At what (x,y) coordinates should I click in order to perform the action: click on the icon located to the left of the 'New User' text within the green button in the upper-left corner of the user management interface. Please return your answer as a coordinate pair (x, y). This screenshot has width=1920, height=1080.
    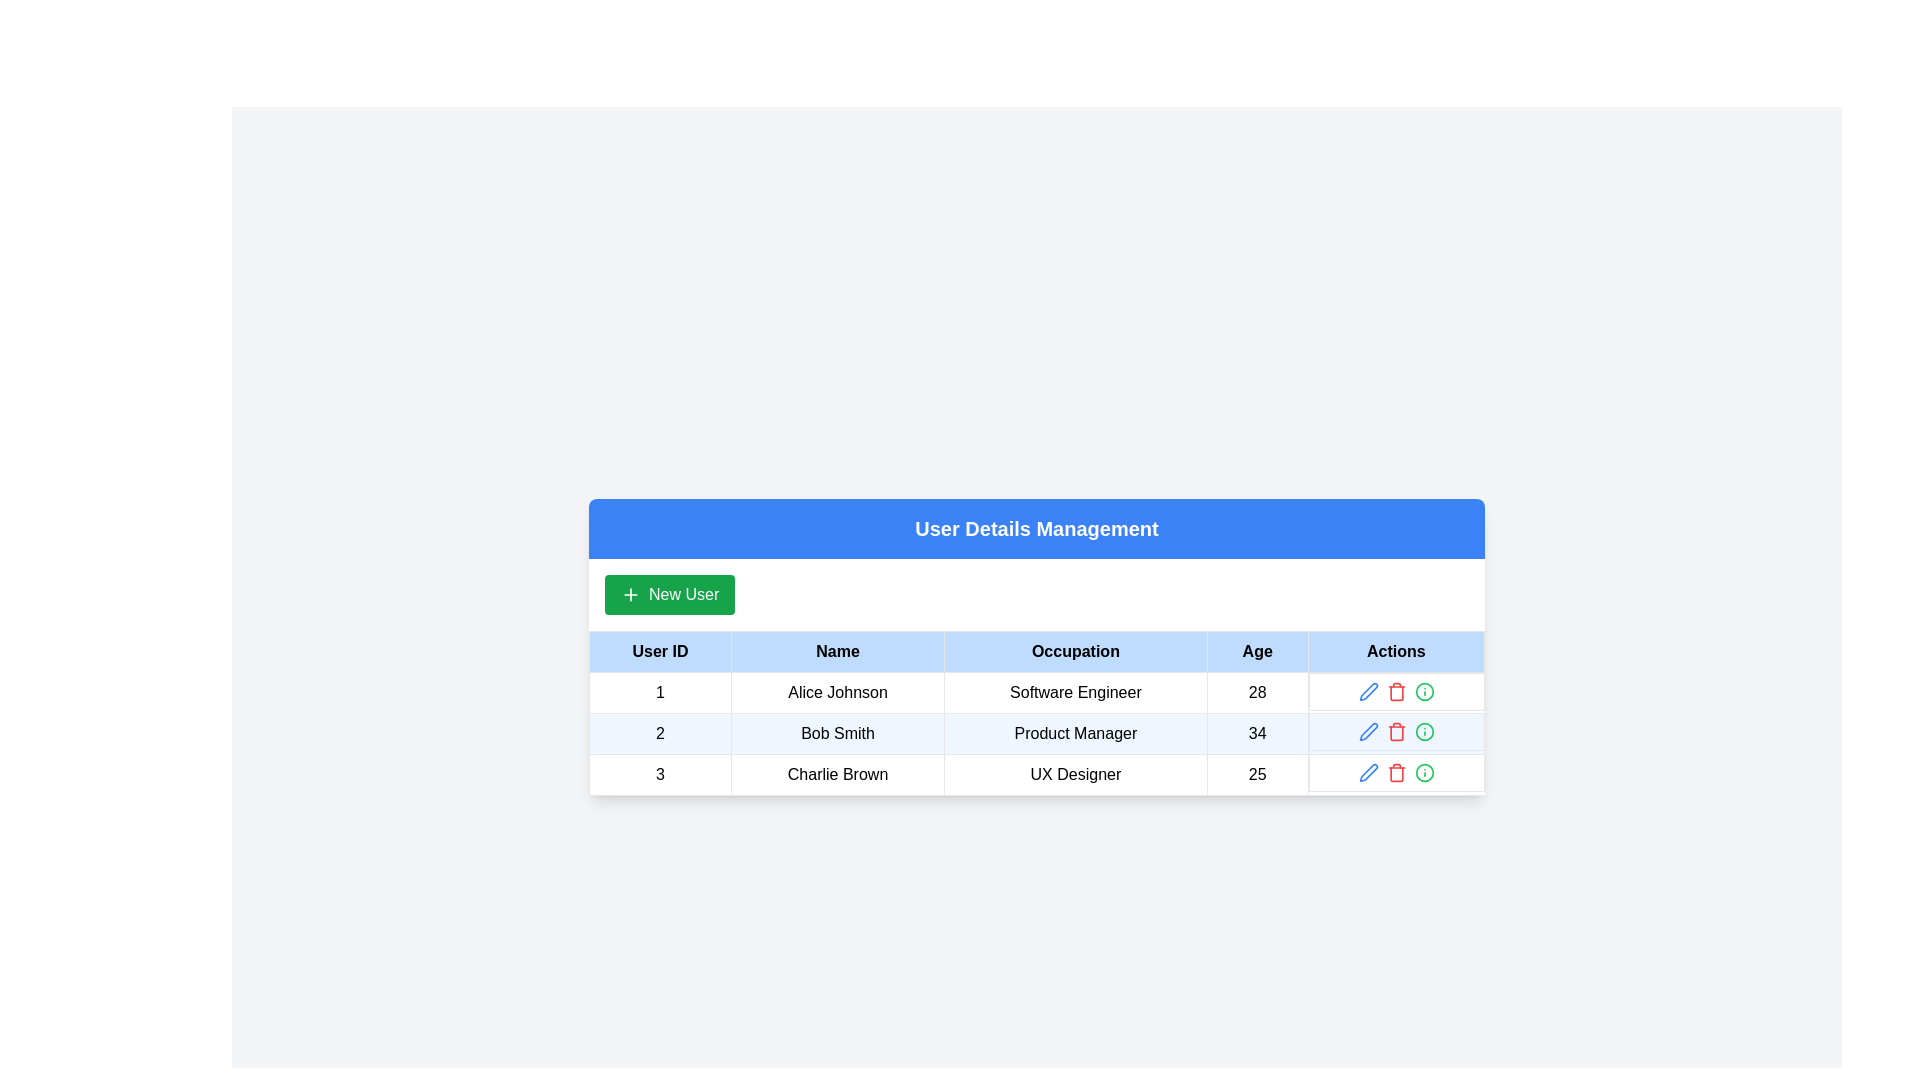
    Looking at the image, I should click on (629, 593).